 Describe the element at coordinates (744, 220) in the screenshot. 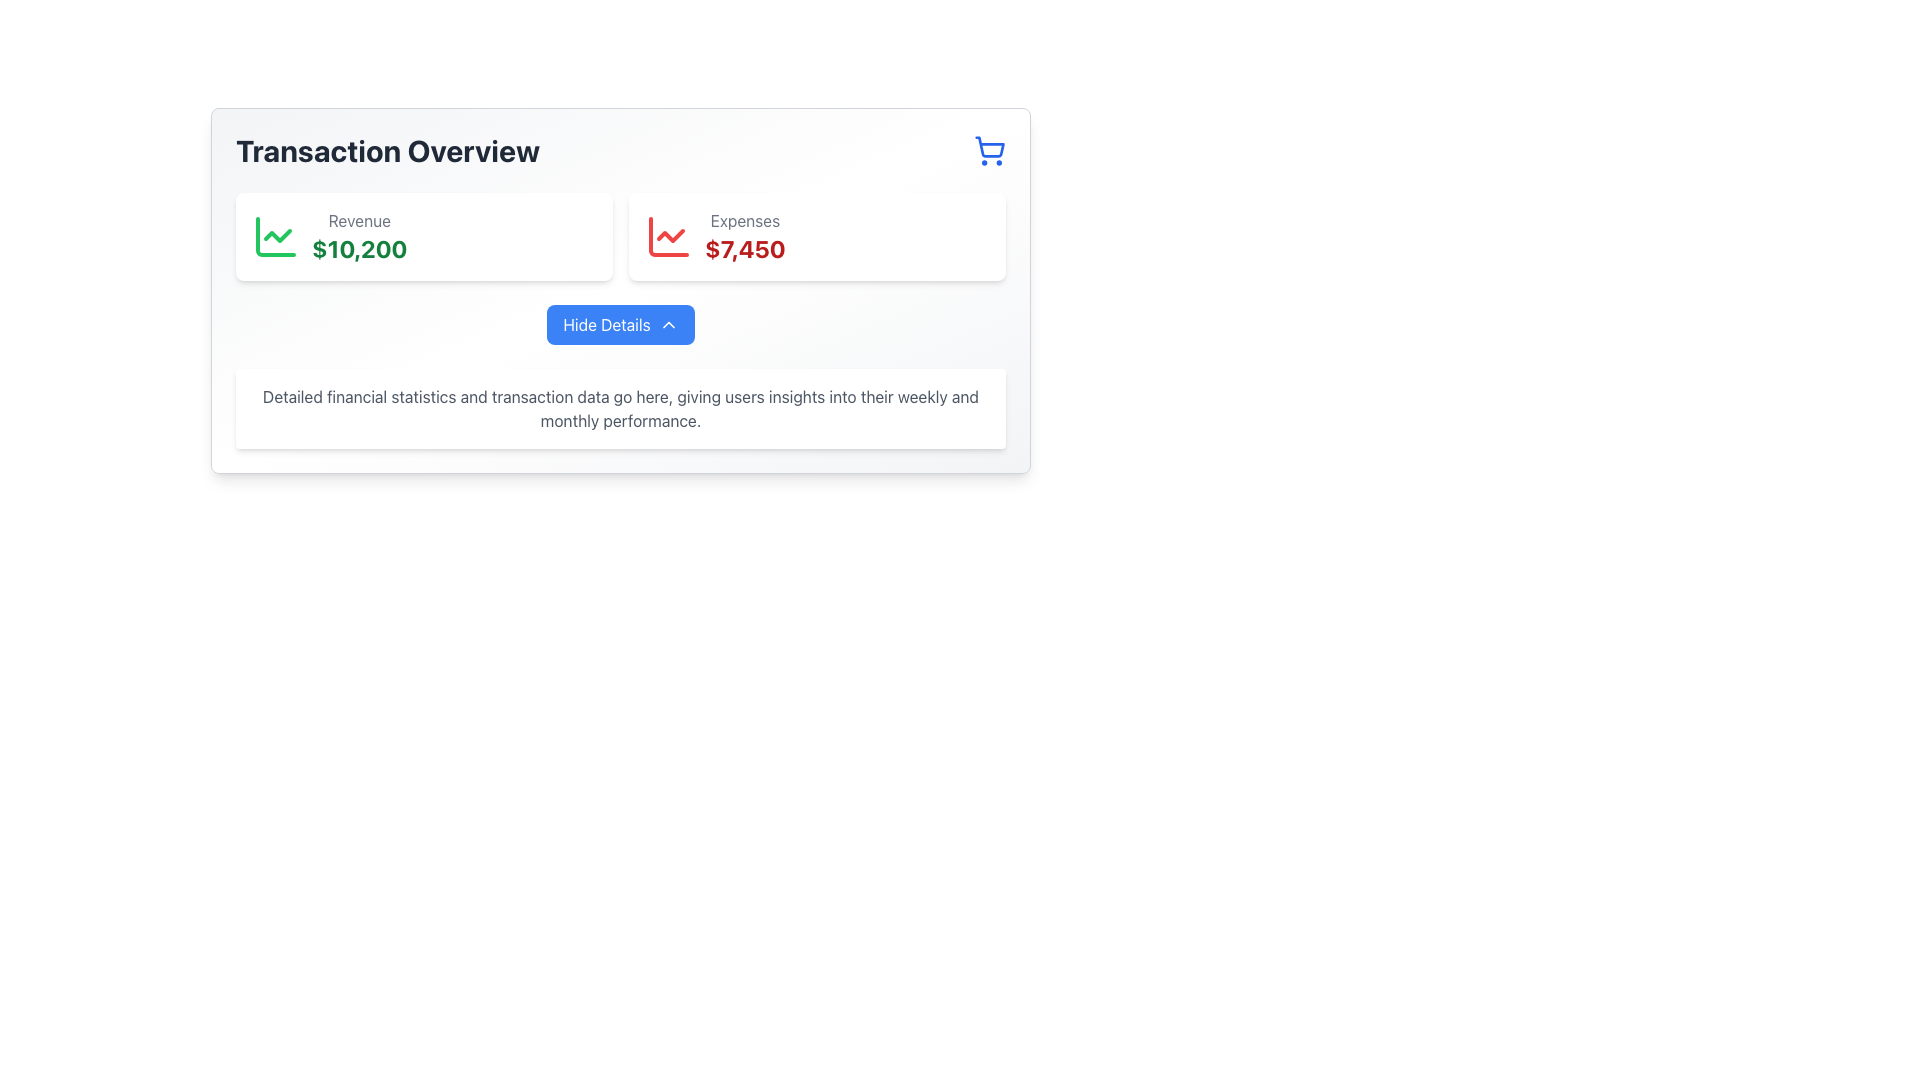

I see `the 'Expenses' text label displayed in light gray color, positioned above the numeric value '$7,450' on the financial data card` at that location.